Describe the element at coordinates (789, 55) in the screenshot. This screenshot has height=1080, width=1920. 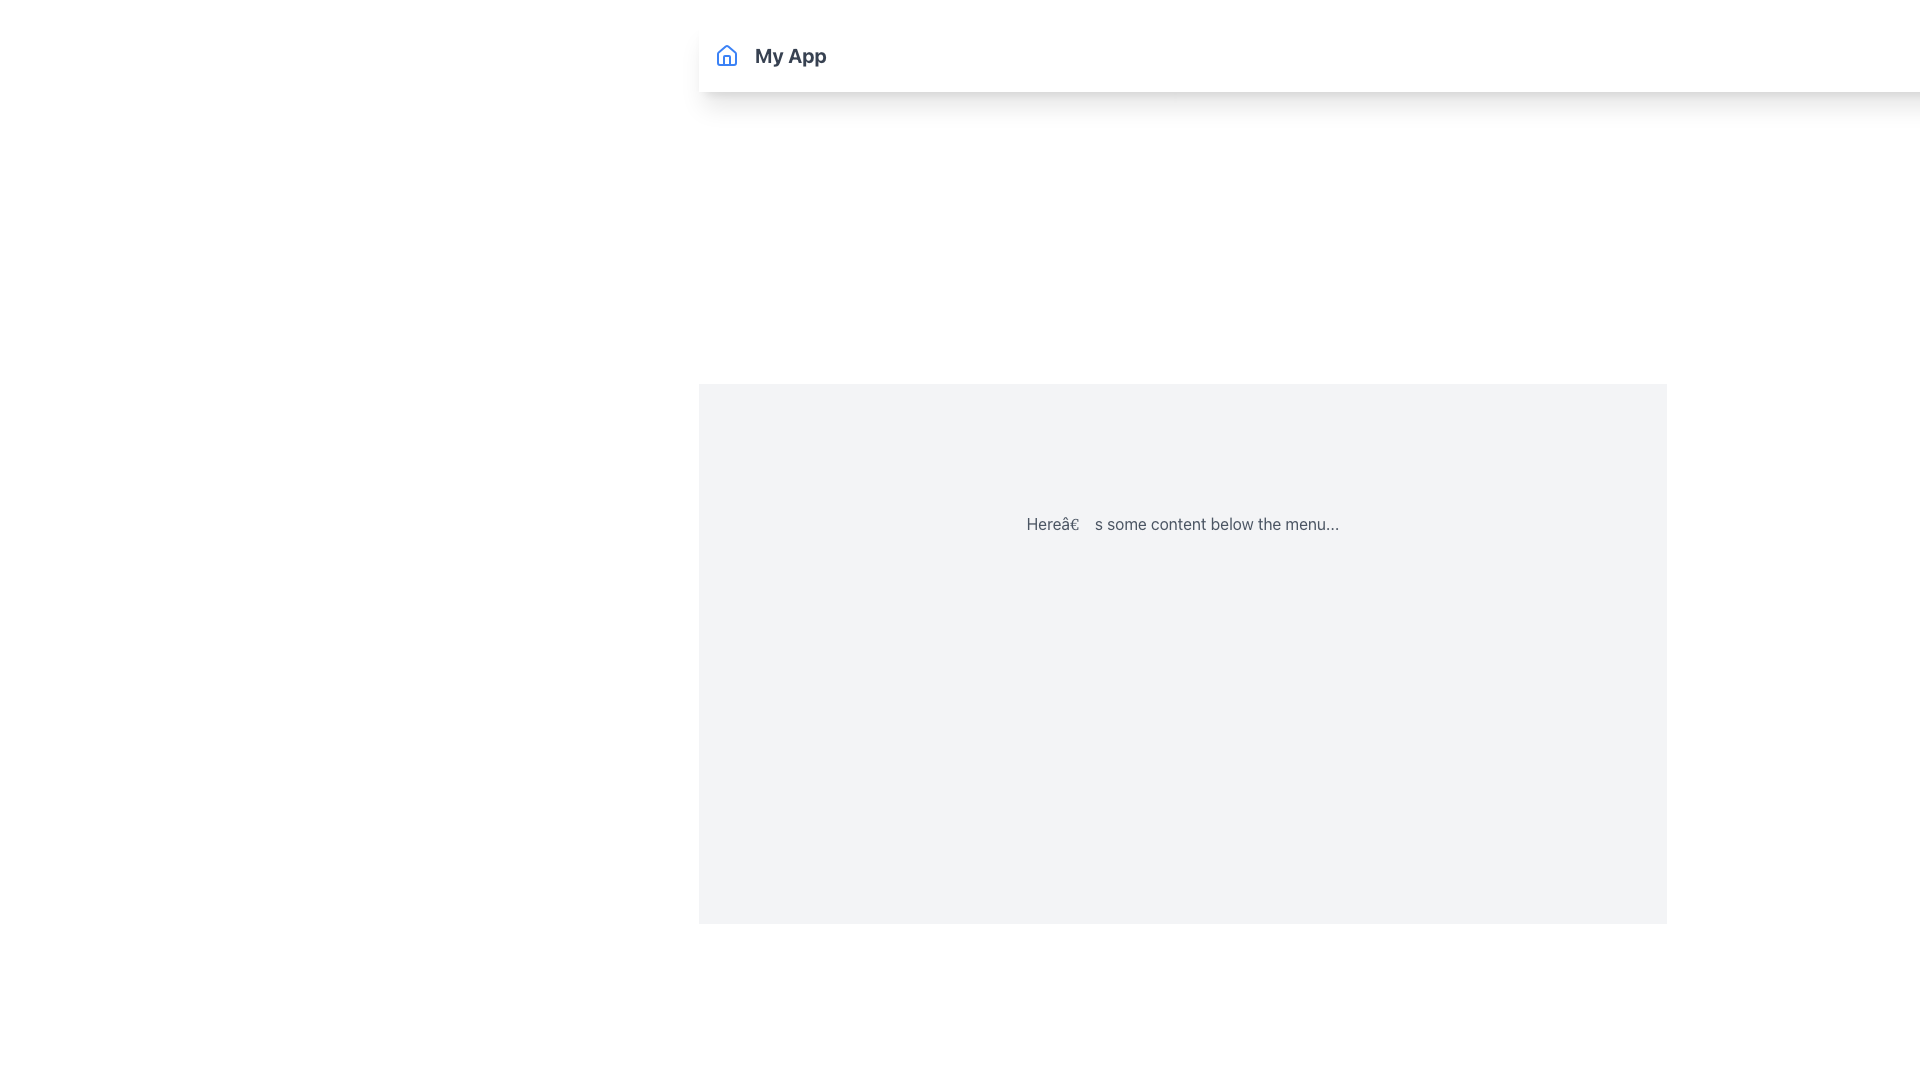
I see `branding text element located to the right of the blue house icon in the navigation bar at the top of the interface` at that location.